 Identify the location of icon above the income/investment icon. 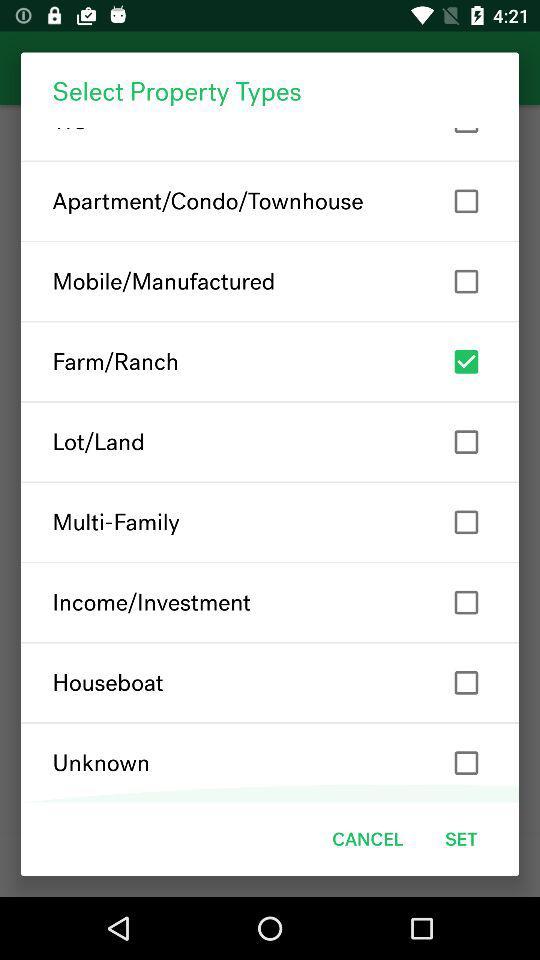
(270, 521).